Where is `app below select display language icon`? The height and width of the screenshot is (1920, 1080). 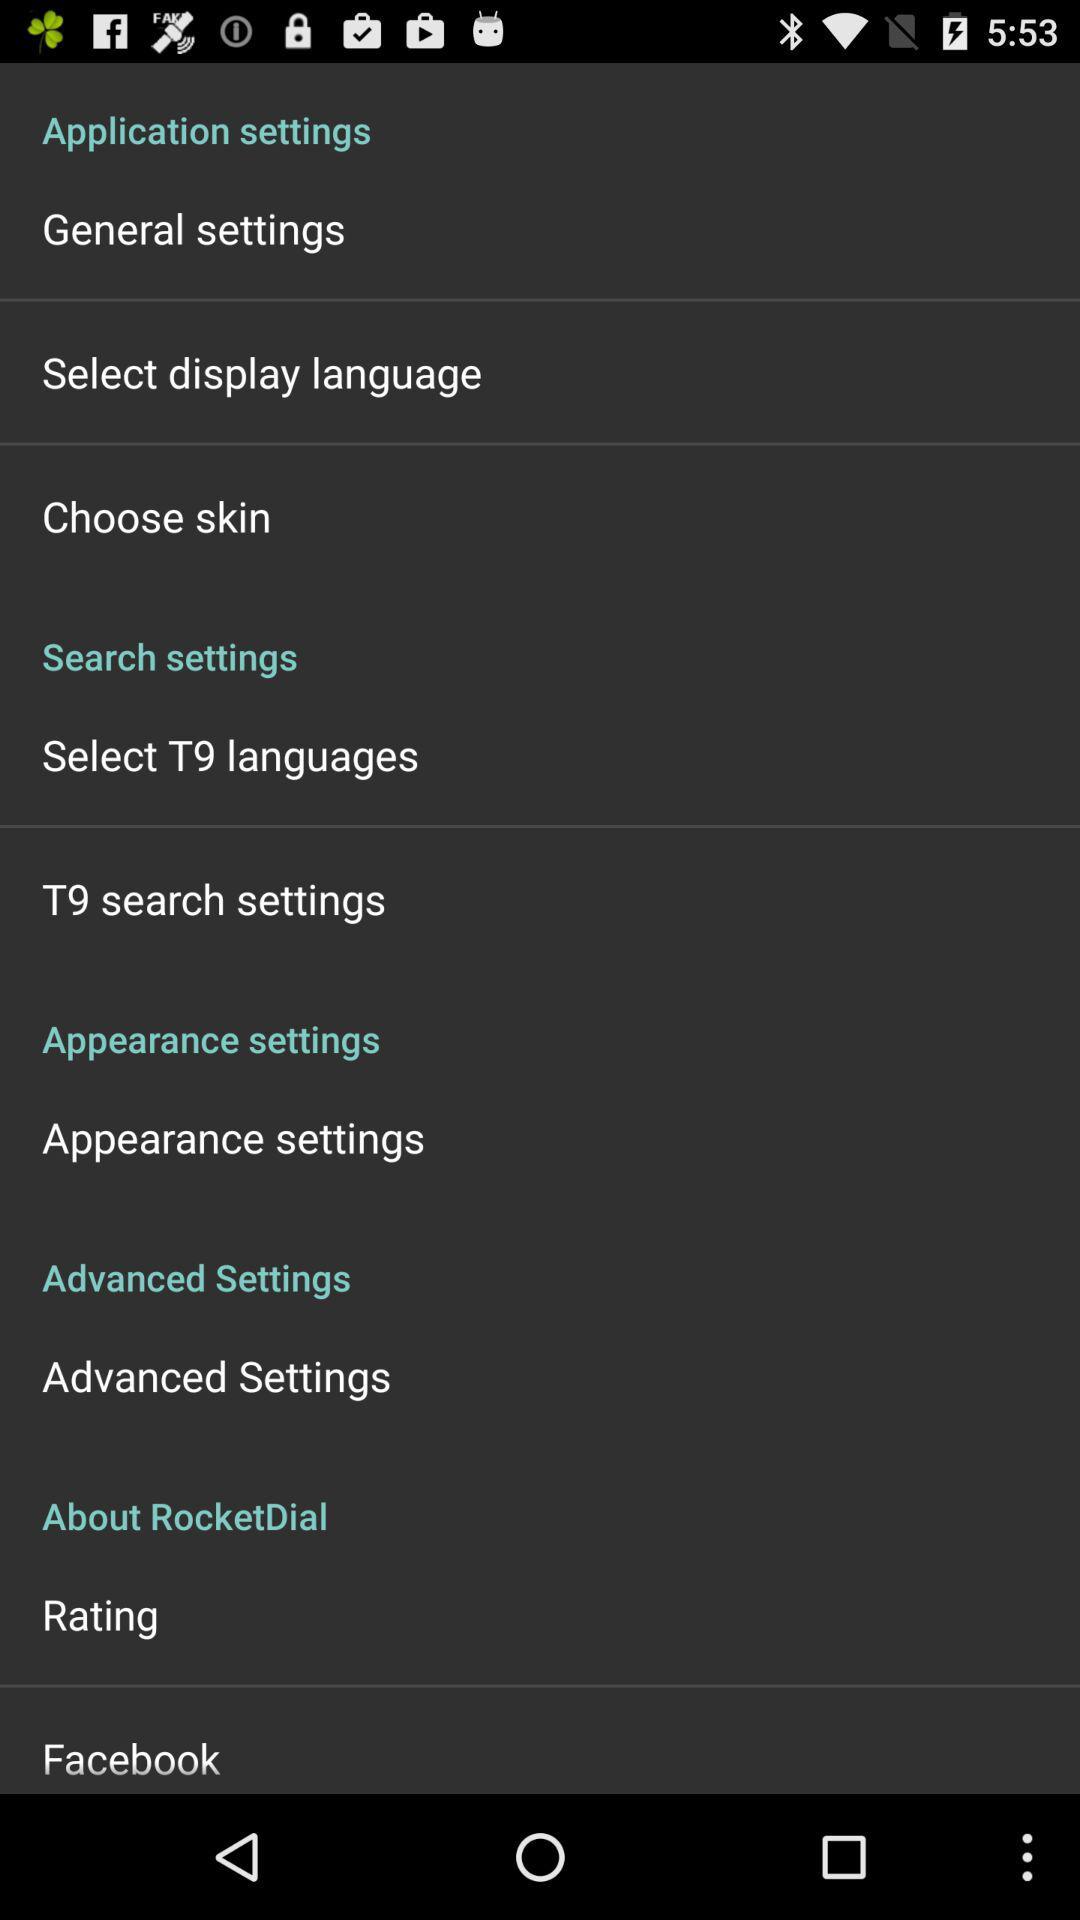
app below select display language icon is located at coordinates (155, 515).